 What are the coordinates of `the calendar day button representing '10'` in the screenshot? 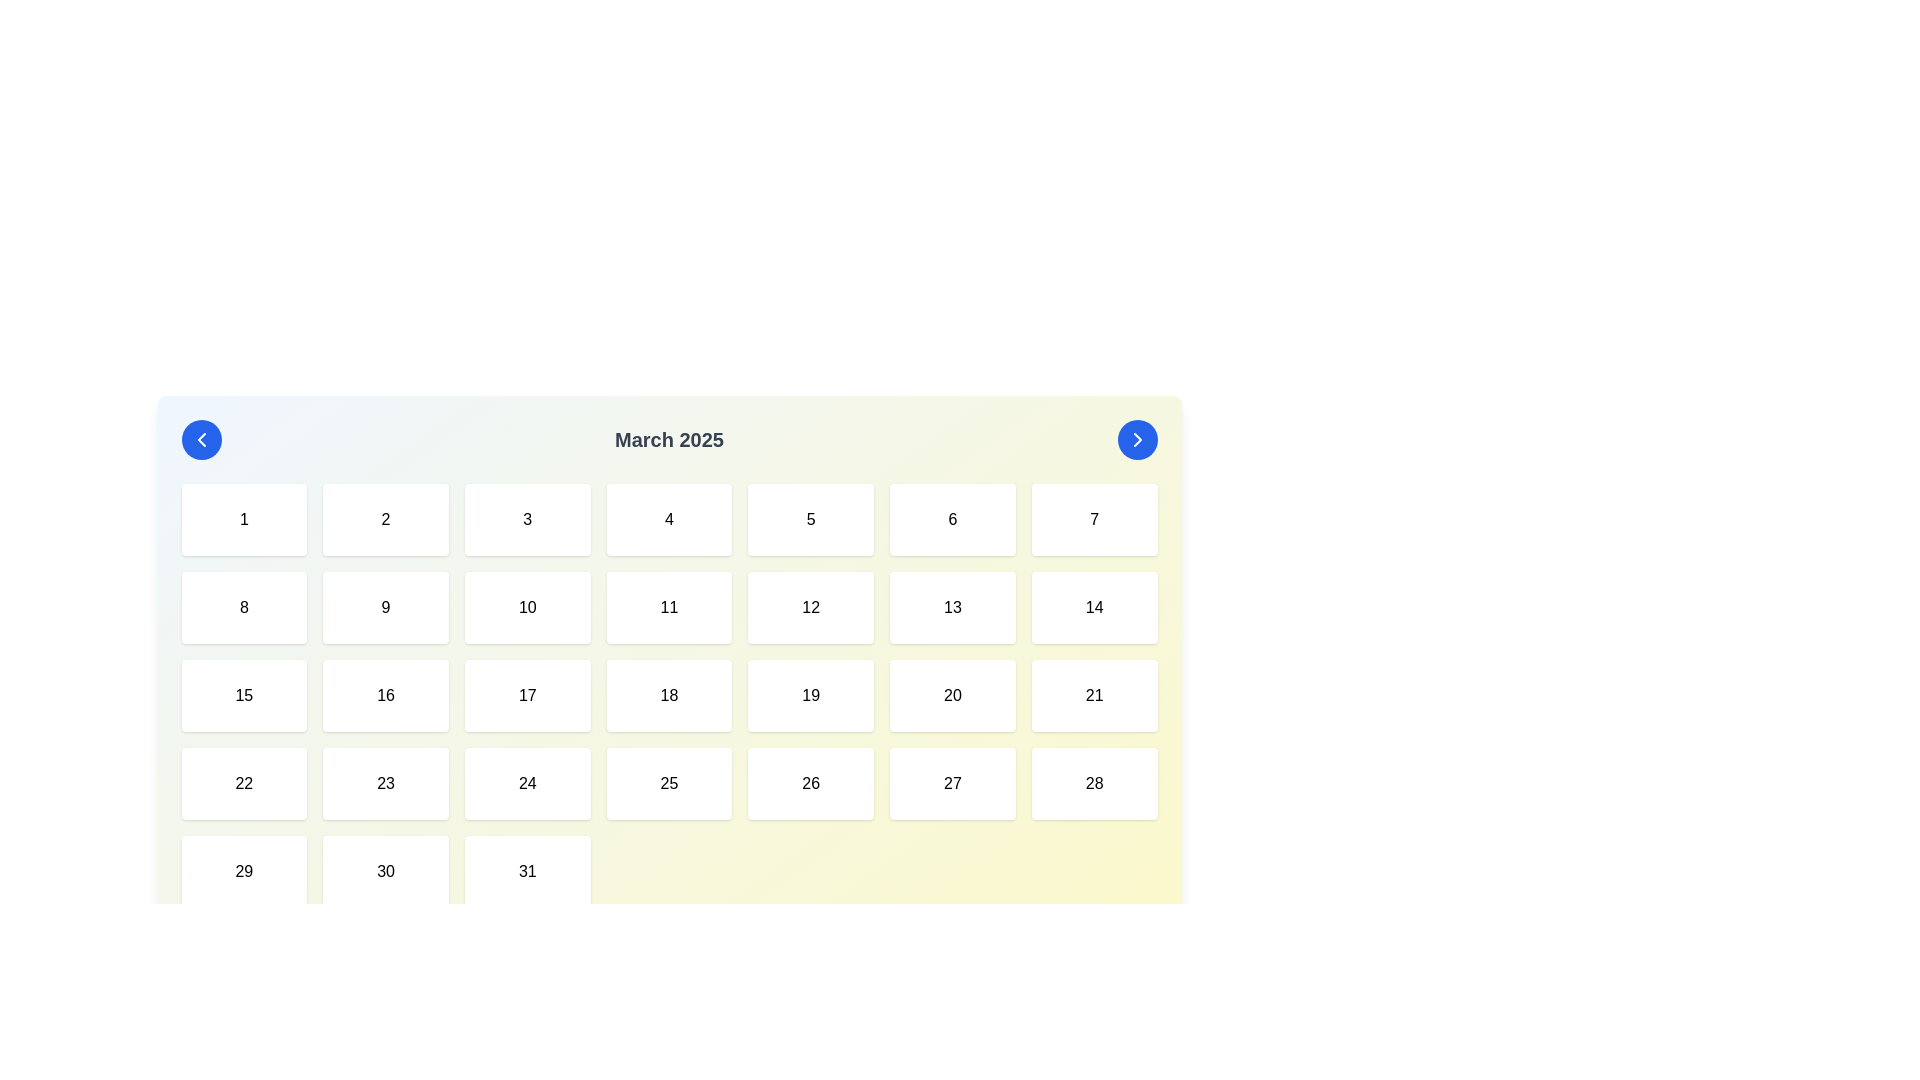 It's located at (527, 607).